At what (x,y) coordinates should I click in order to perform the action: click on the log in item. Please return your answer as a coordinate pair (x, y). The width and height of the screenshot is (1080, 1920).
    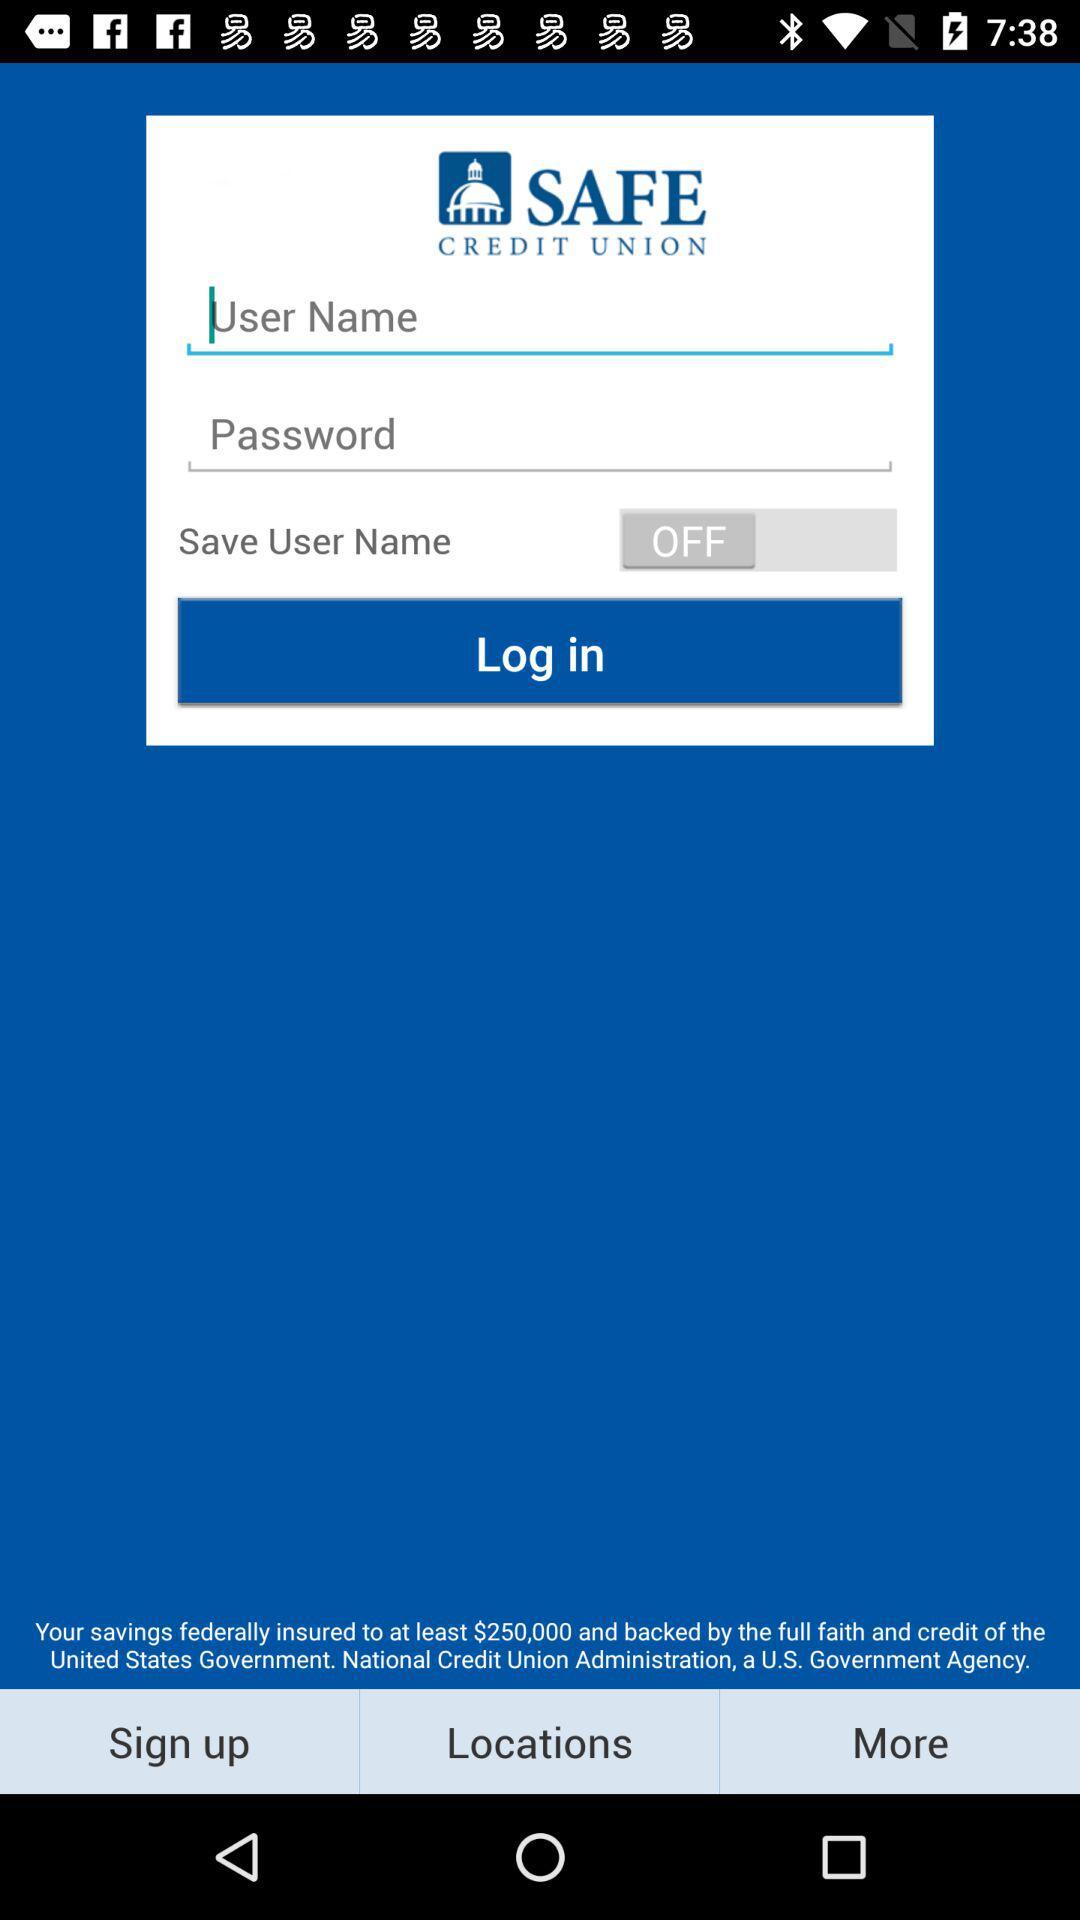
    Looking at the image, I should click on (540, 652).